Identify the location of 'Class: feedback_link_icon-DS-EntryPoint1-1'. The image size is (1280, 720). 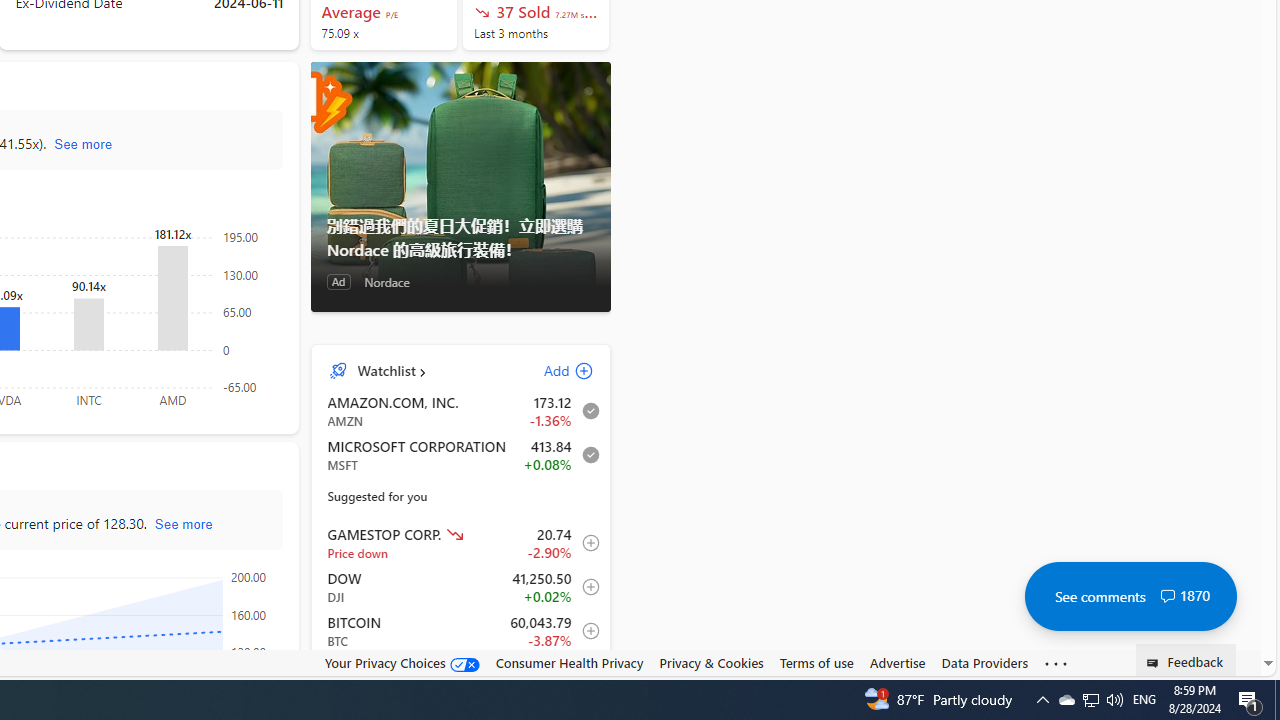
(1156, 663).